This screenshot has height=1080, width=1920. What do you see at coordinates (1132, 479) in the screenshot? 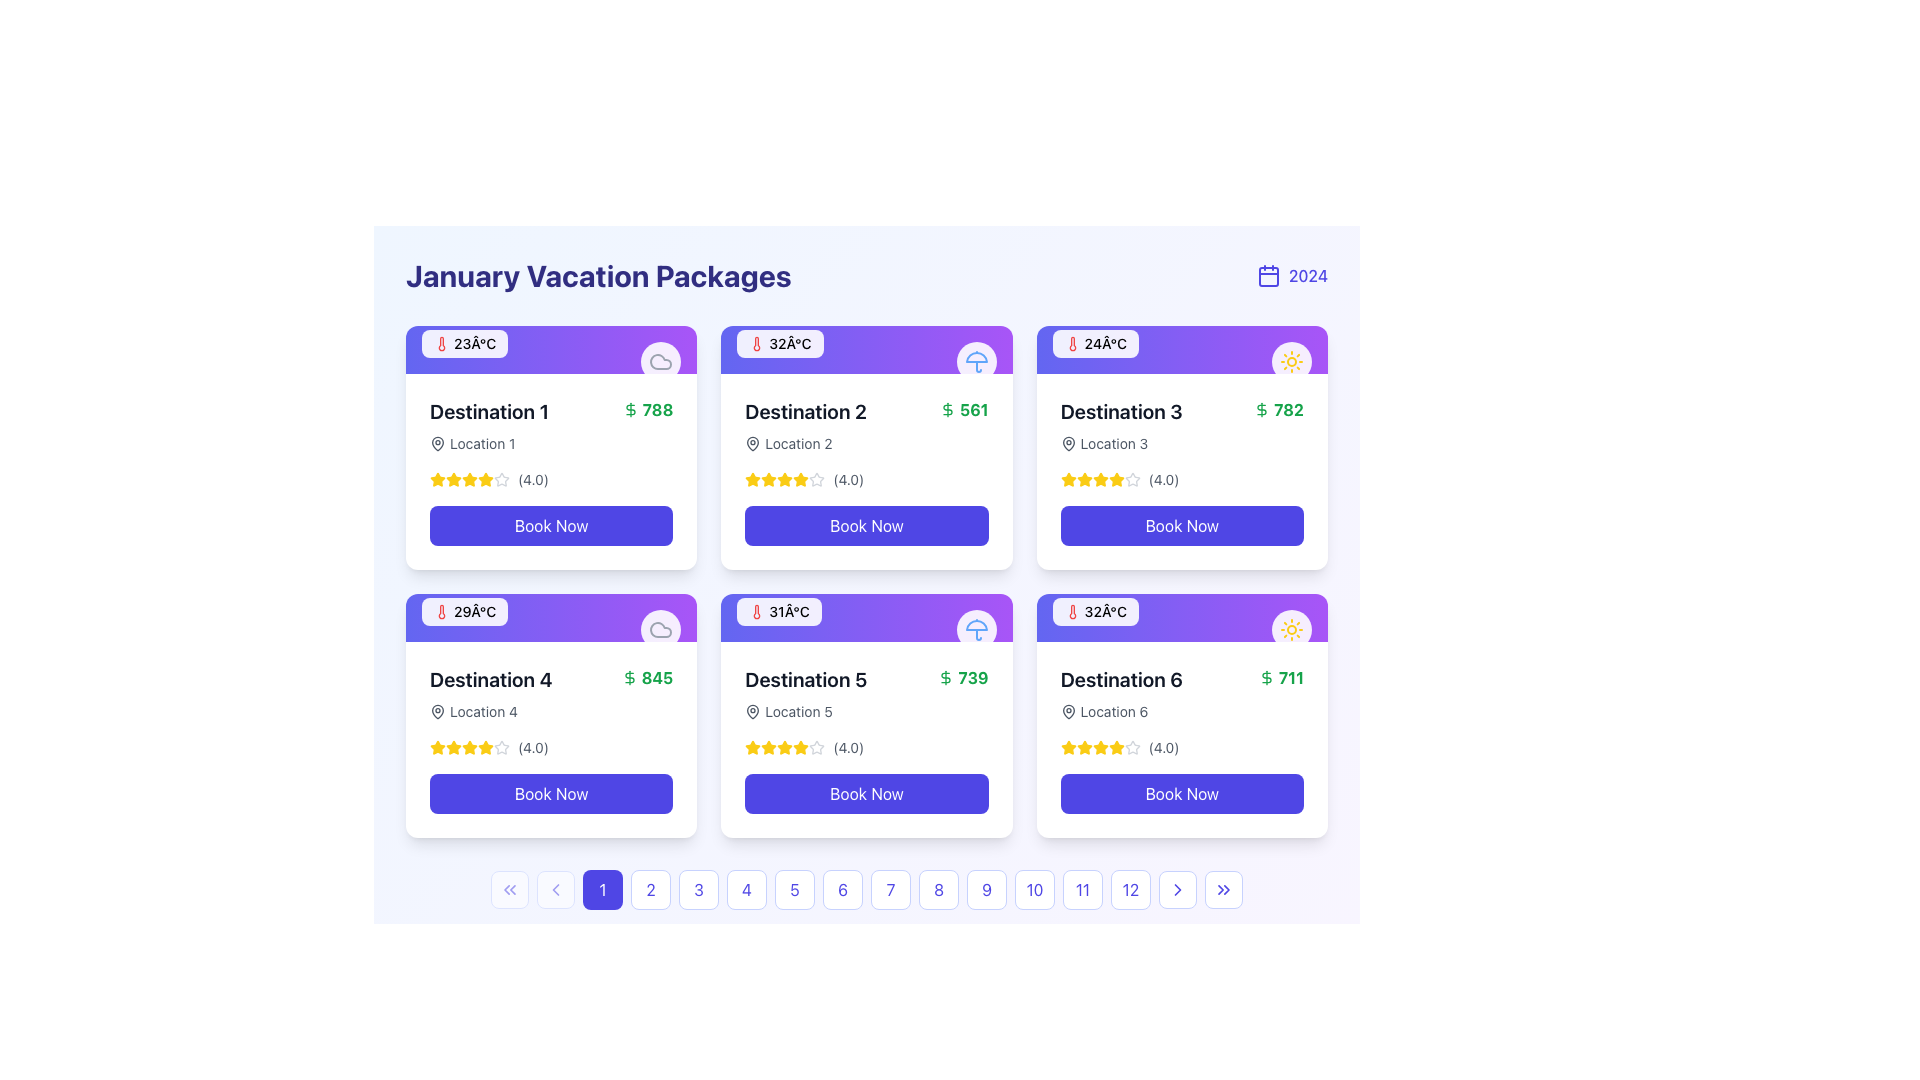
I see `across the rating stars below 'Destination 3'` at bounding box center [1132, 479].